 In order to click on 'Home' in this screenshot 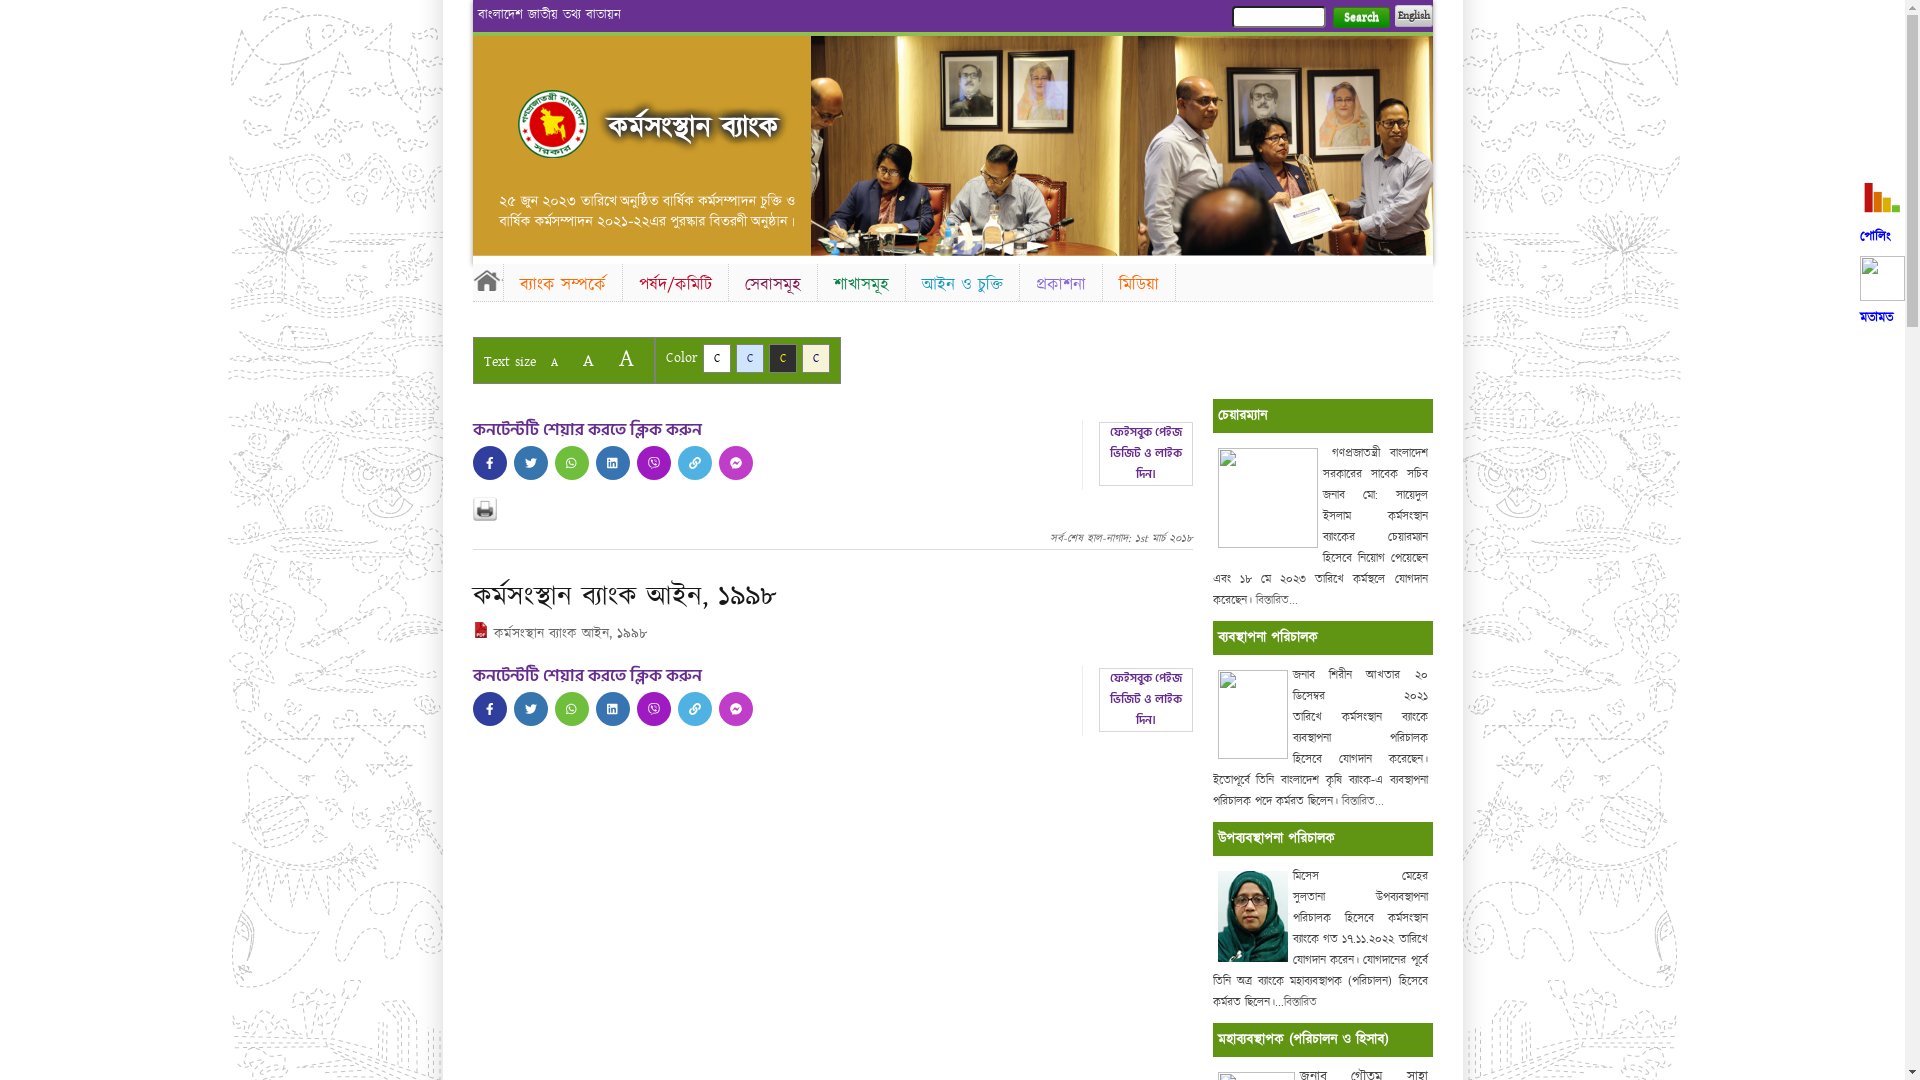, I will do `click(470, 280)`.